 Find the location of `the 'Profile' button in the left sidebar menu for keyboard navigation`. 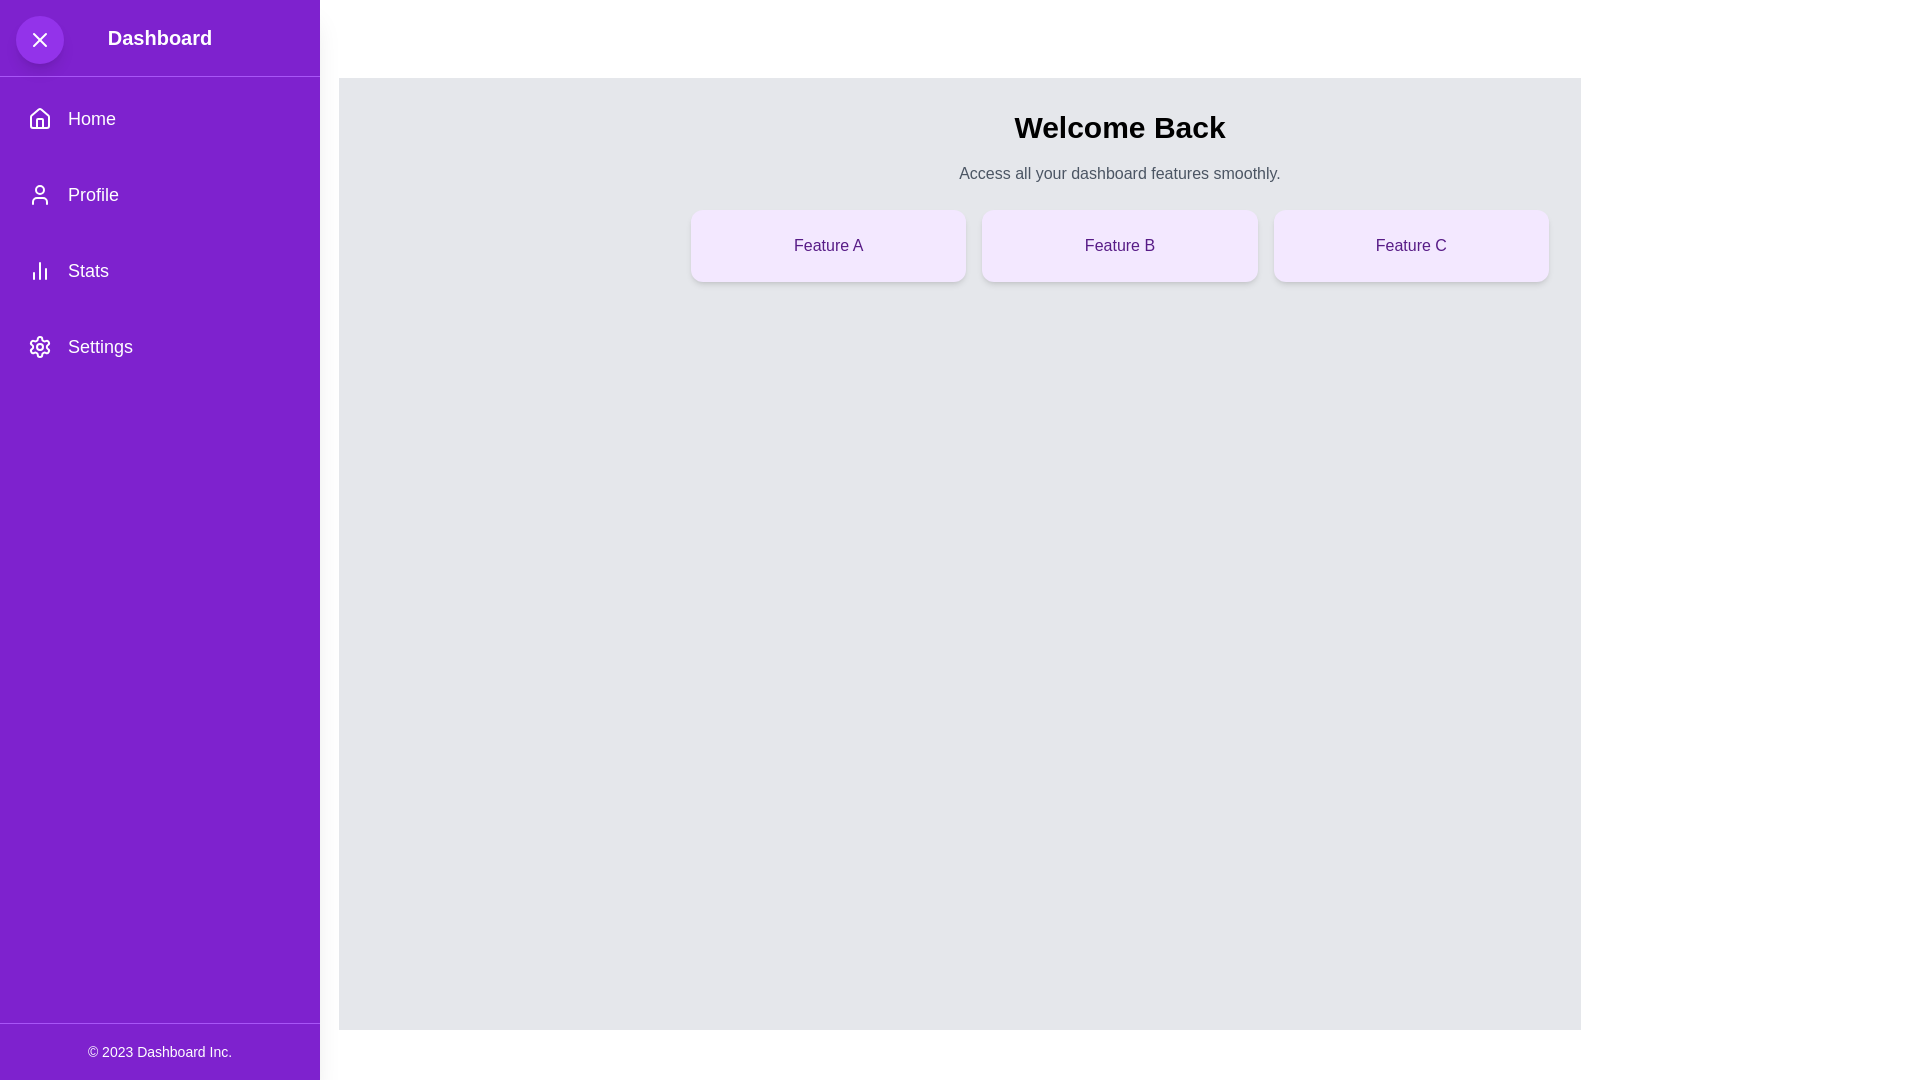

the 'Profile' button in the left sidebar menu for keyboard navigation is located at coordinates (73, 195).